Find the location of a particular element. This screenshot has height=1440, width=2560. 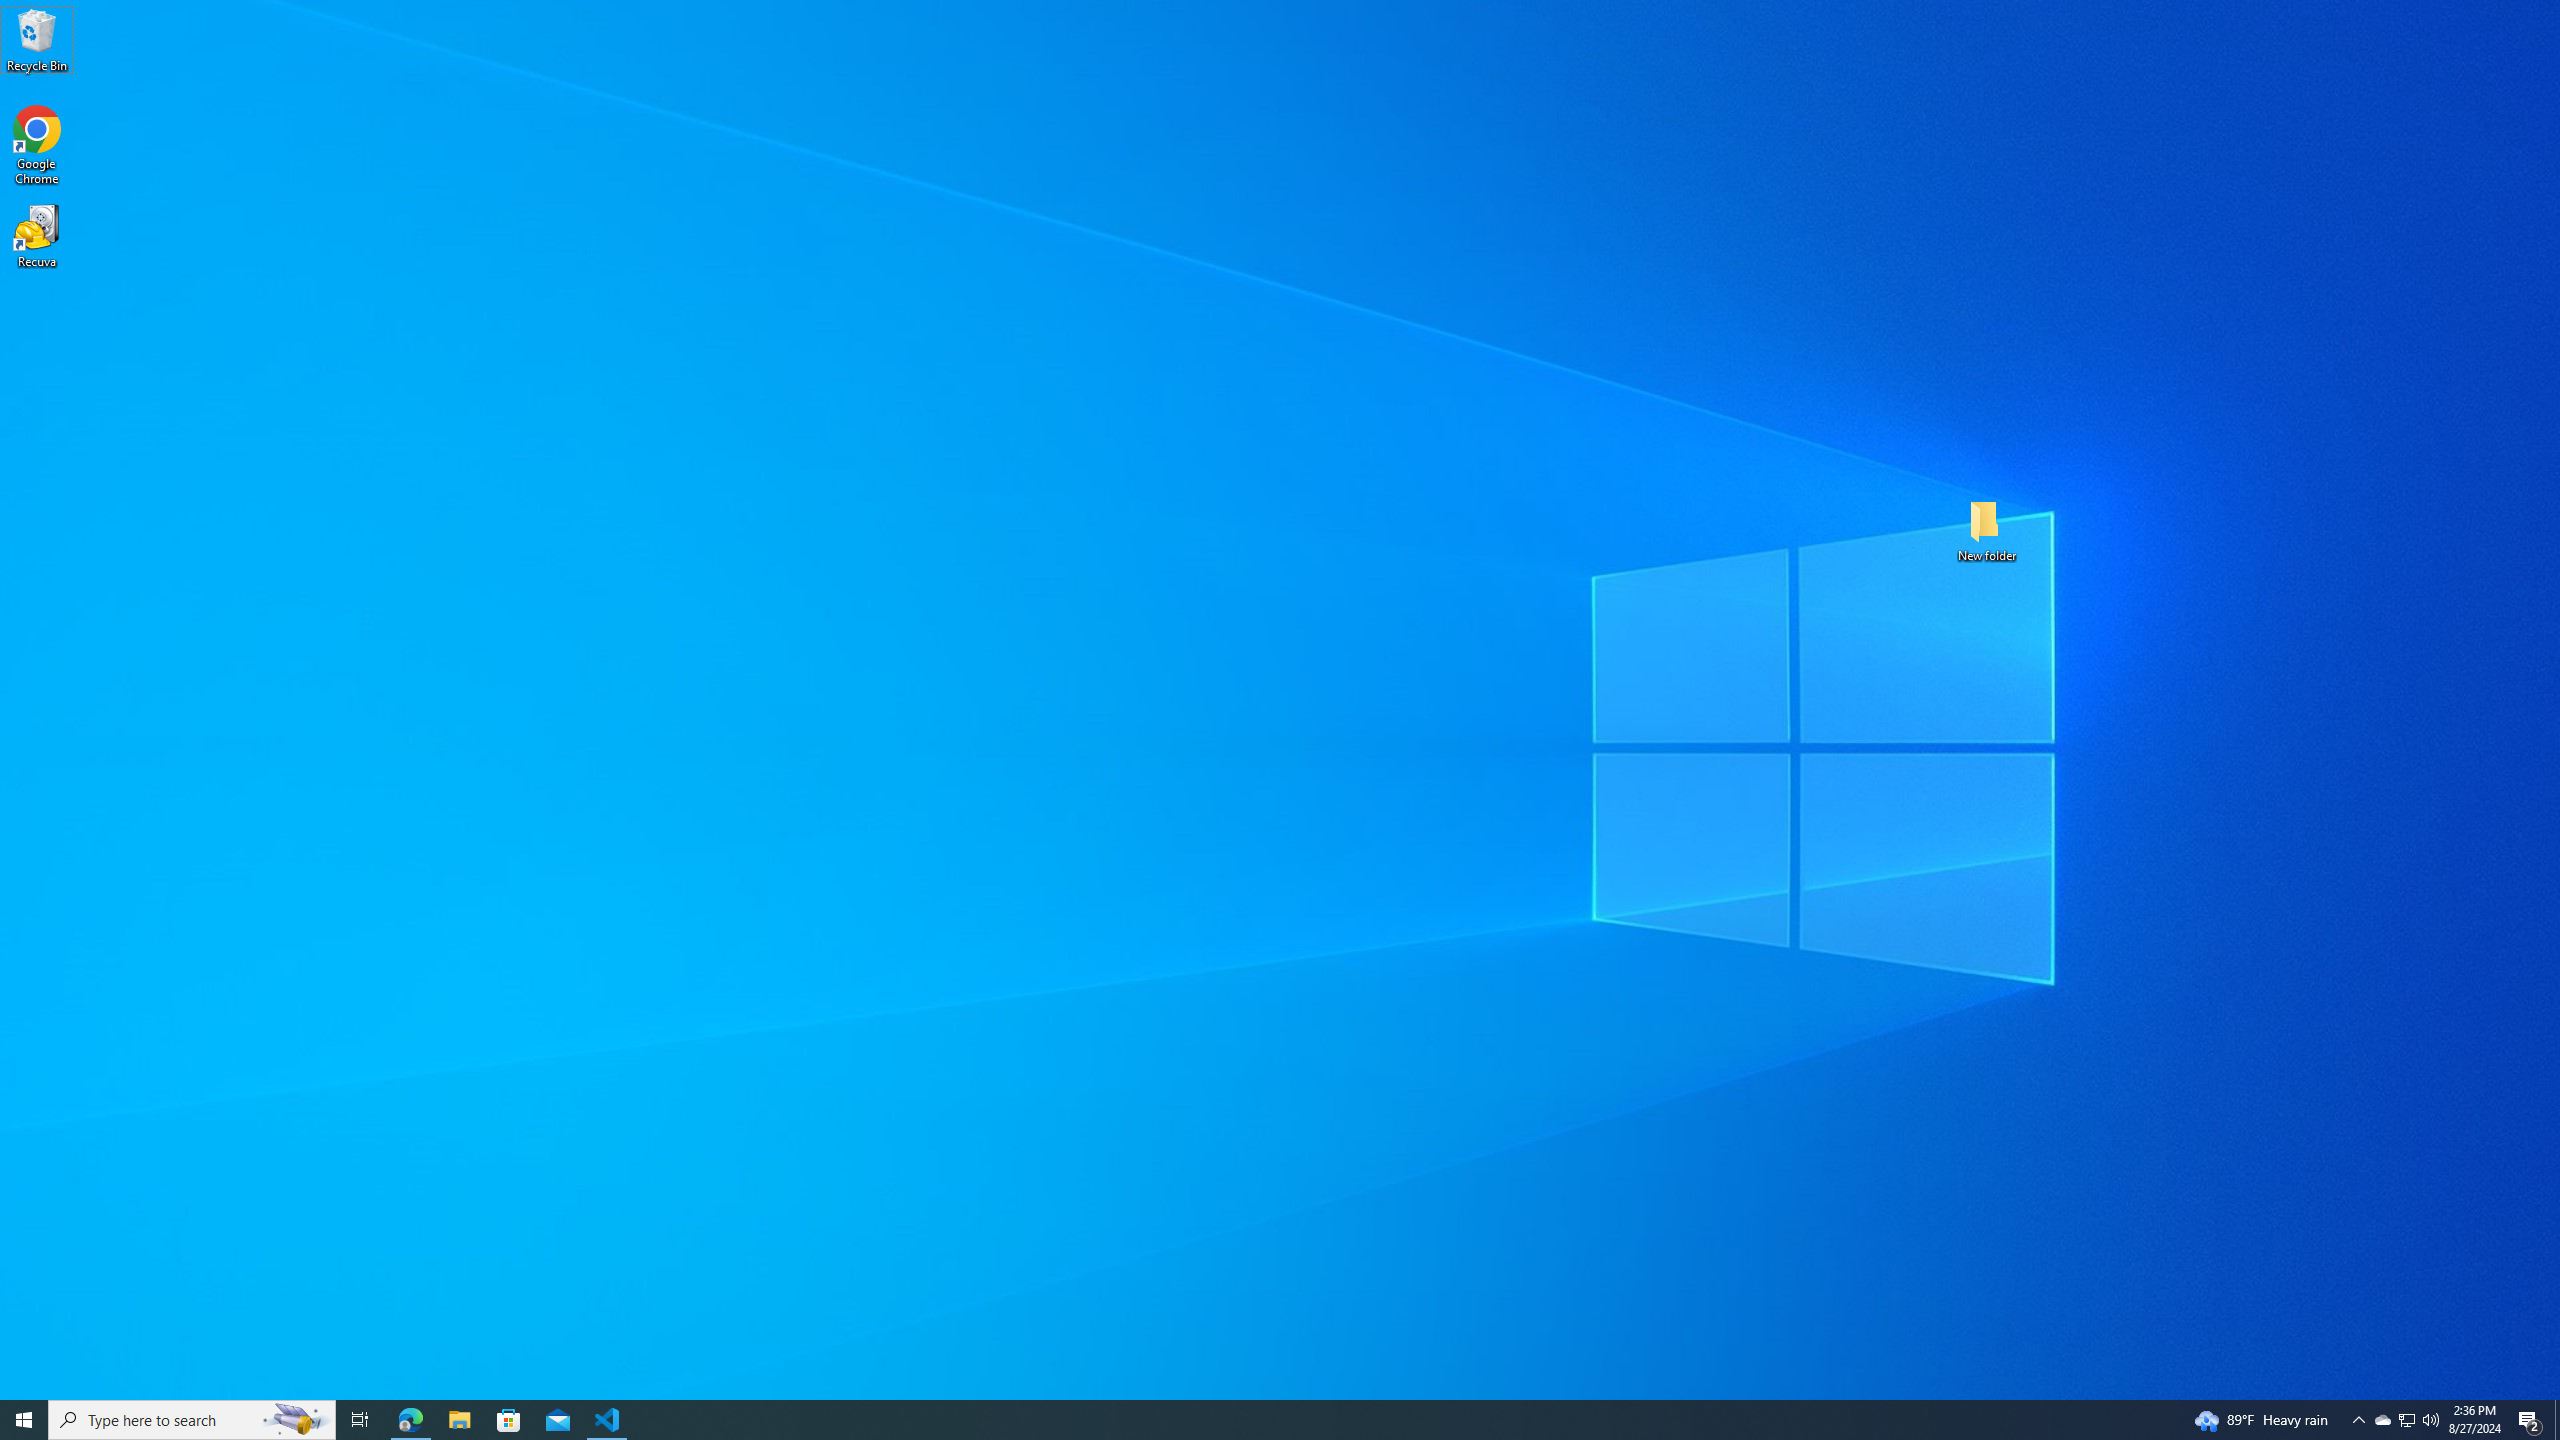

'Notification Chevron' is located at coordinates (2359, 1418).